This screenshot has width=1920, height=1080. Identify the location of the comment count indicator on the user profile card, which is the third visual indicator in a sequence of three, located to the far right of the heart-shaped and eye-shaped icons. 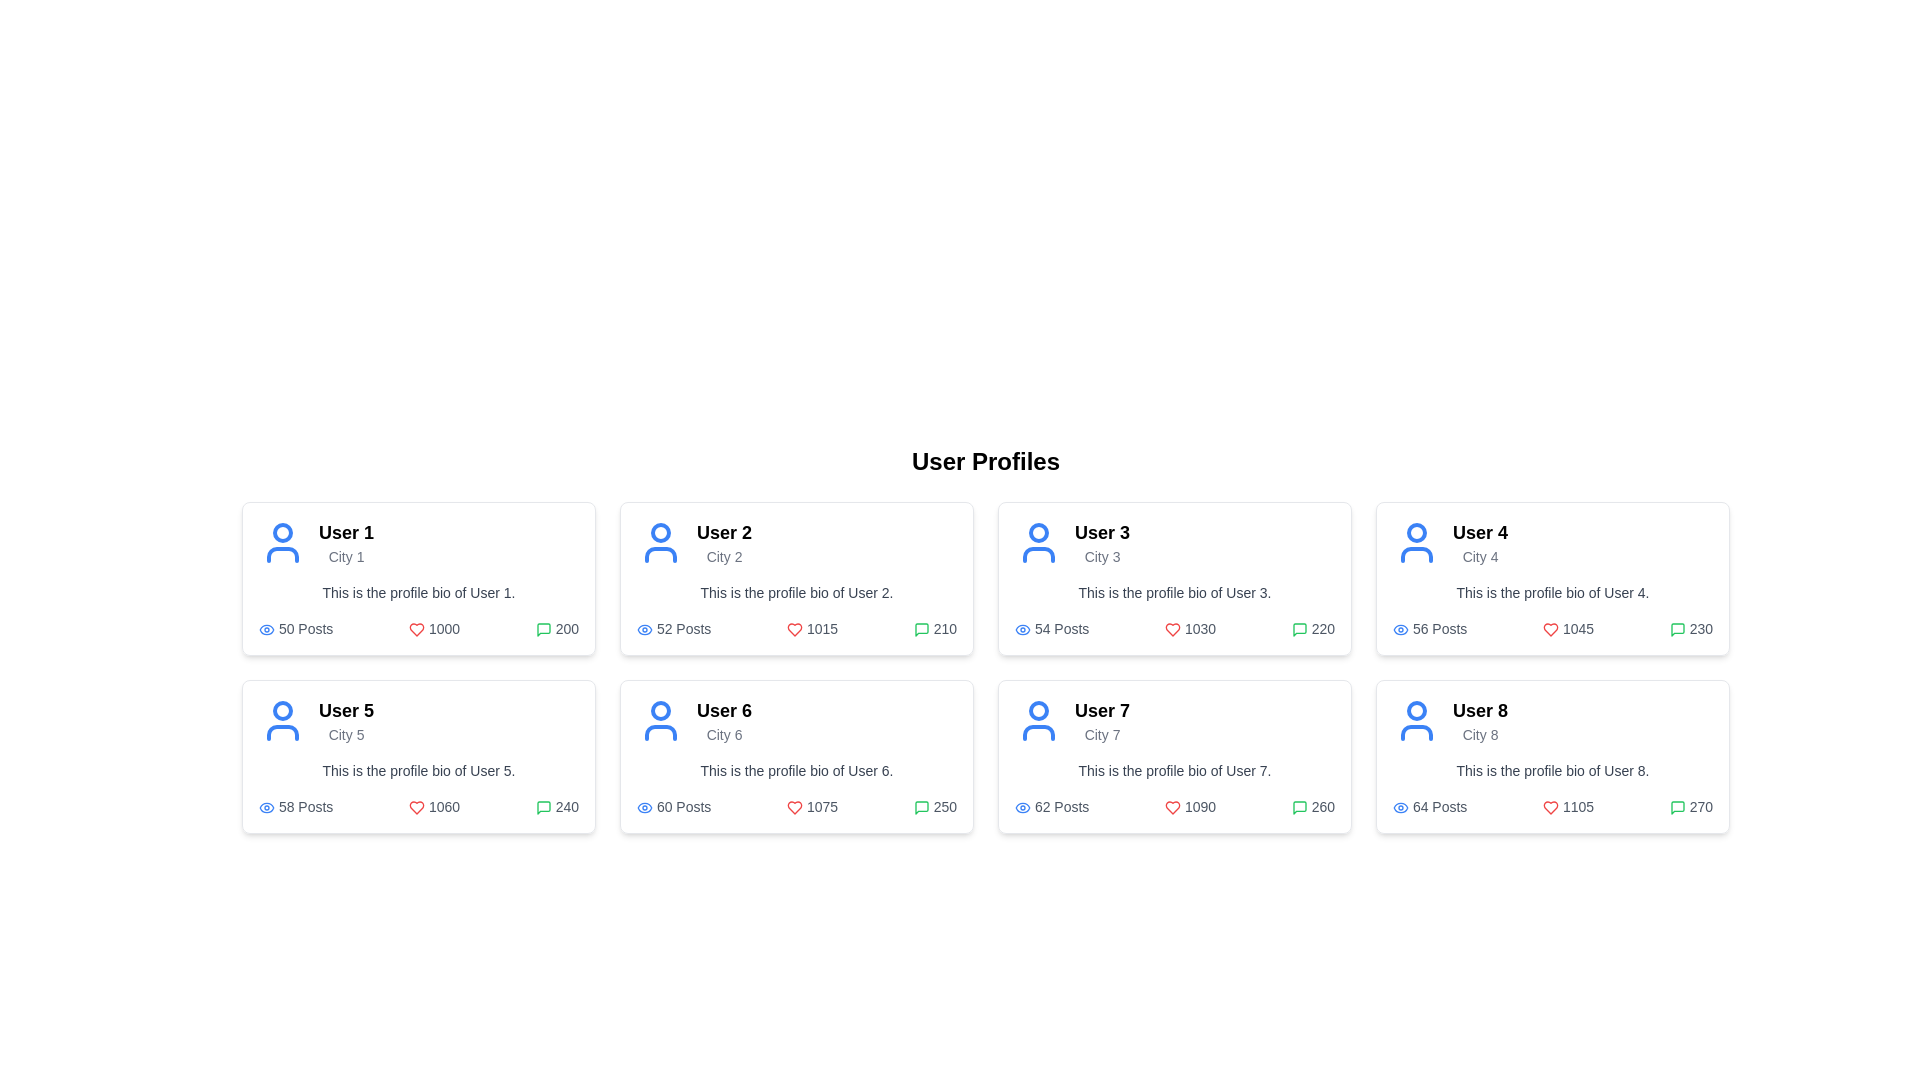
(1690, 627).